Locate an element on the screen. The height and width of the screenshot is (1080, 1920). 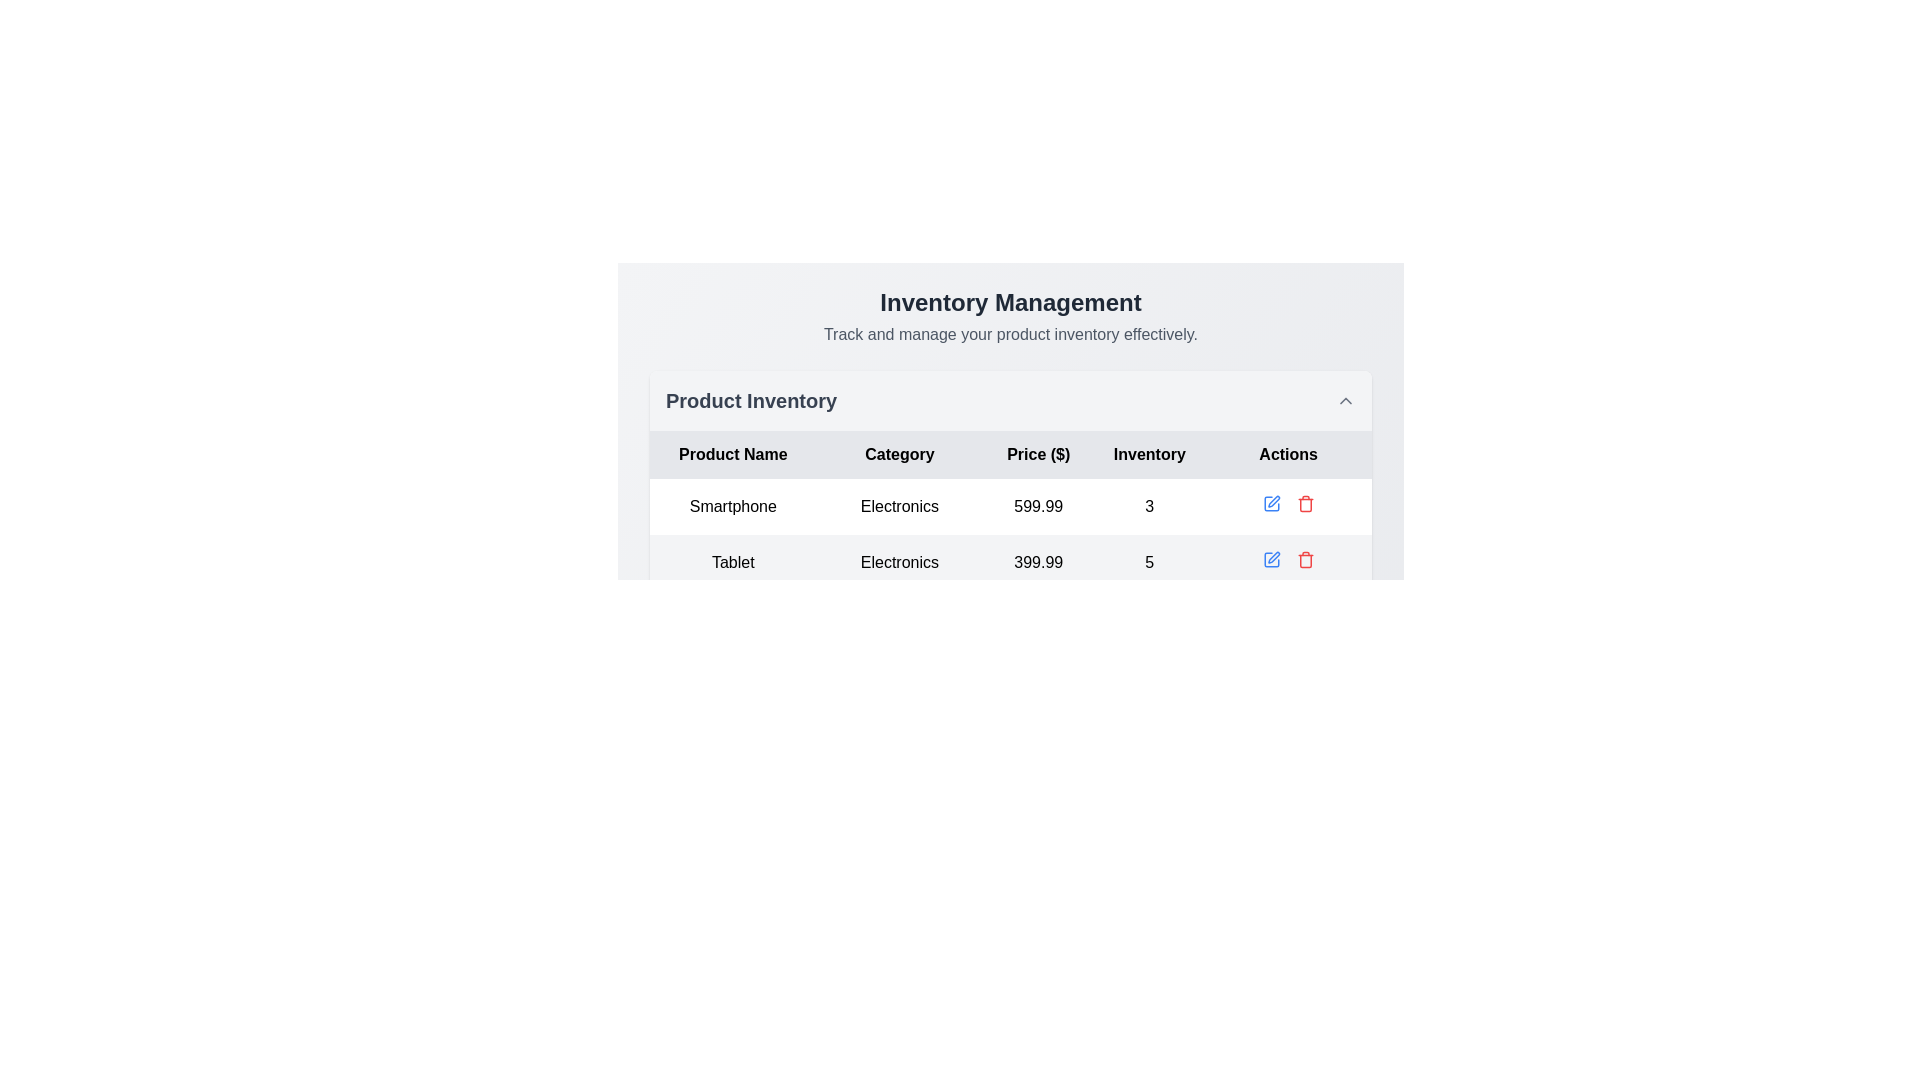
the icon button located in the top-right corner of the 'Product Inventory' card is located at coordinates (1345, 401).